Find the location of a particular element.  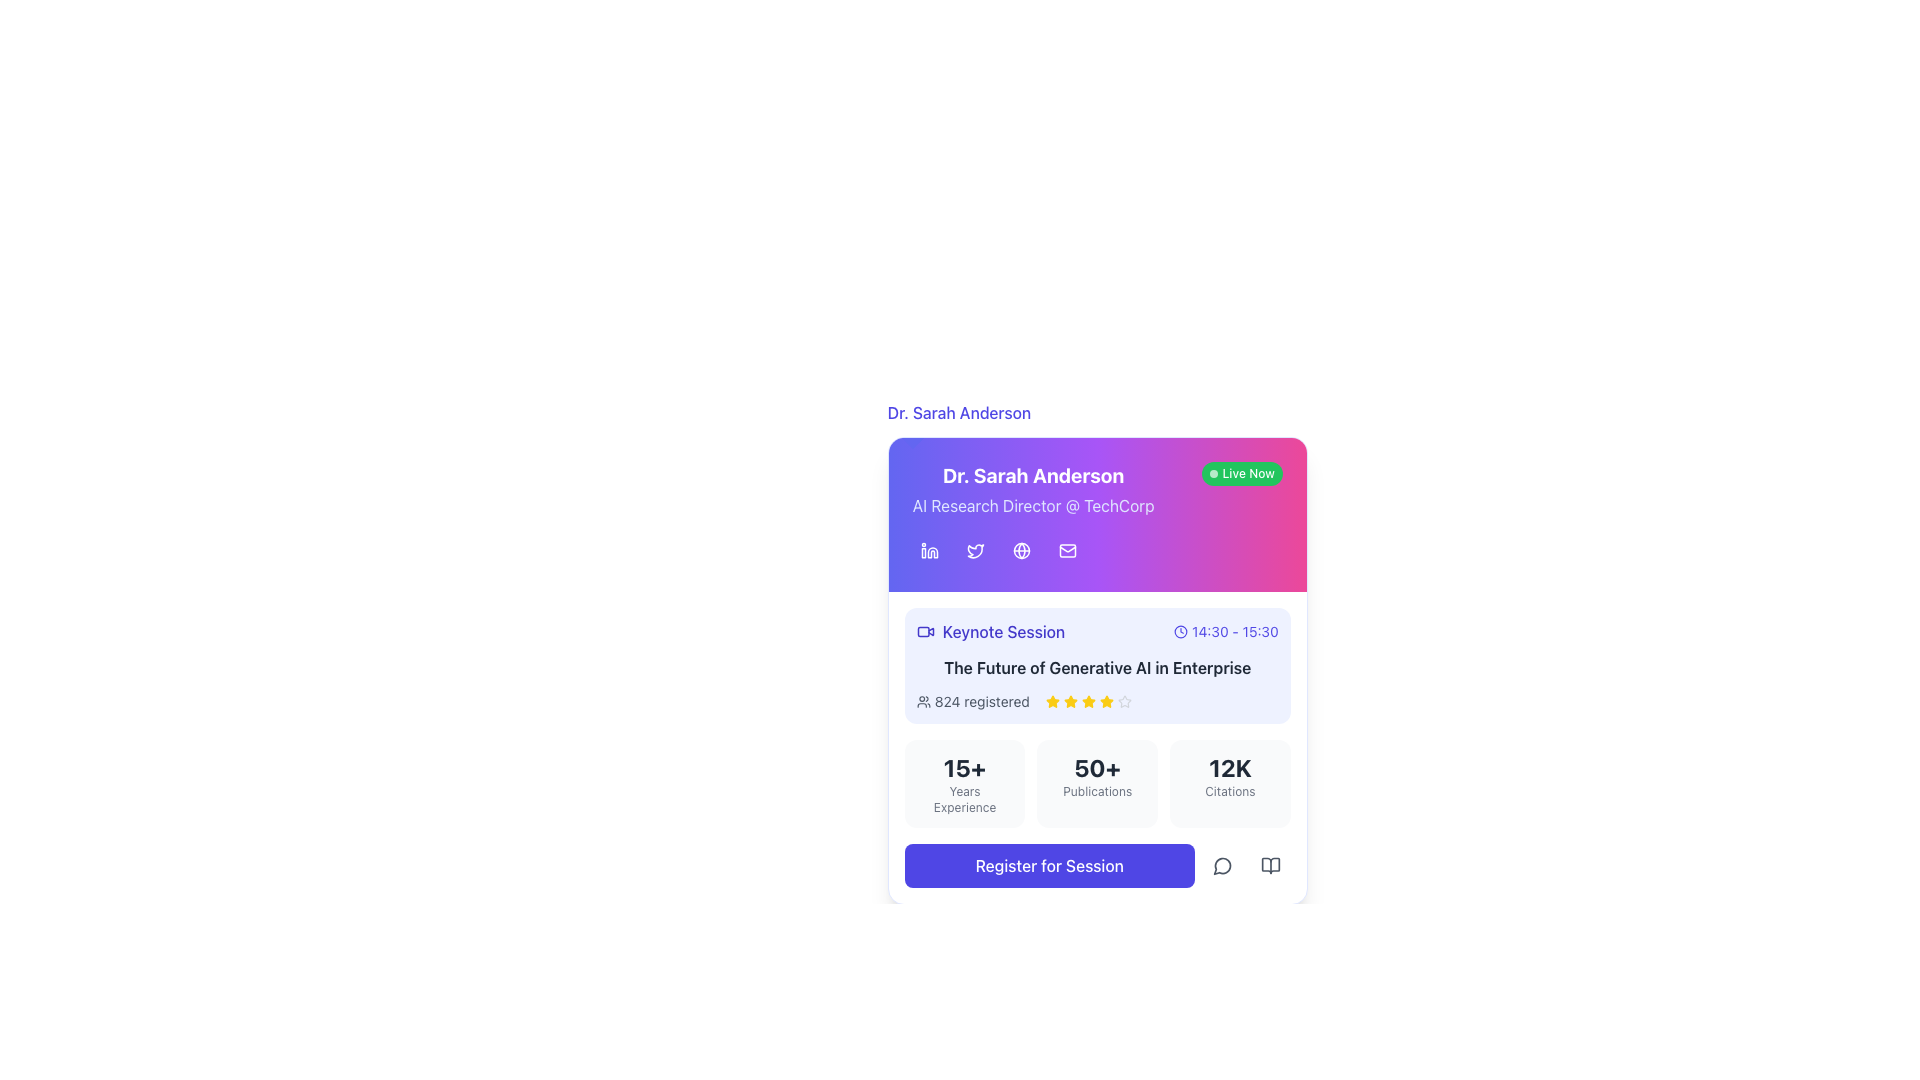

the information display element showing '824 registered' with rating stars beneath the 'Keynote Session' block is located at coordinates (1096, 701).